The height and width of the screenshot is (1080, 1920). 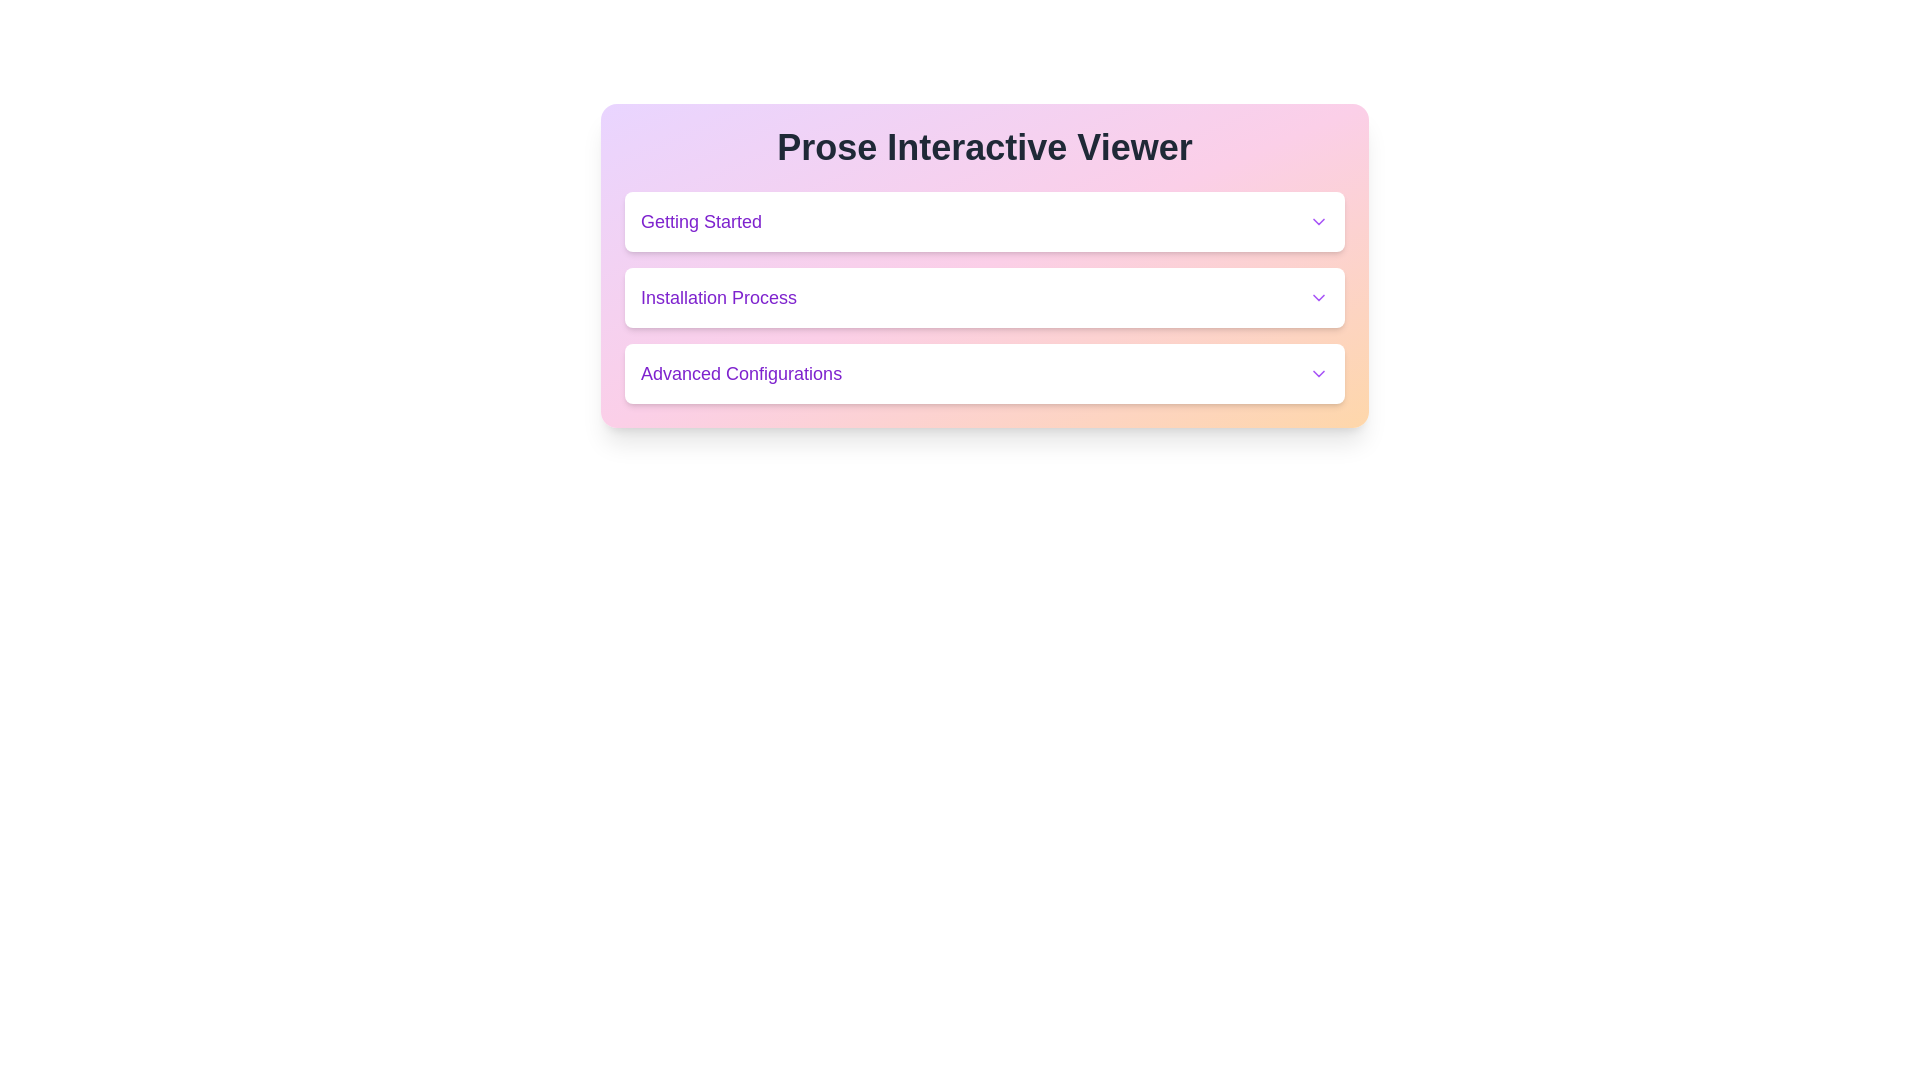 I want to click on the title 'Installation Process' of the expandable list item, so click(x=984, y=297).